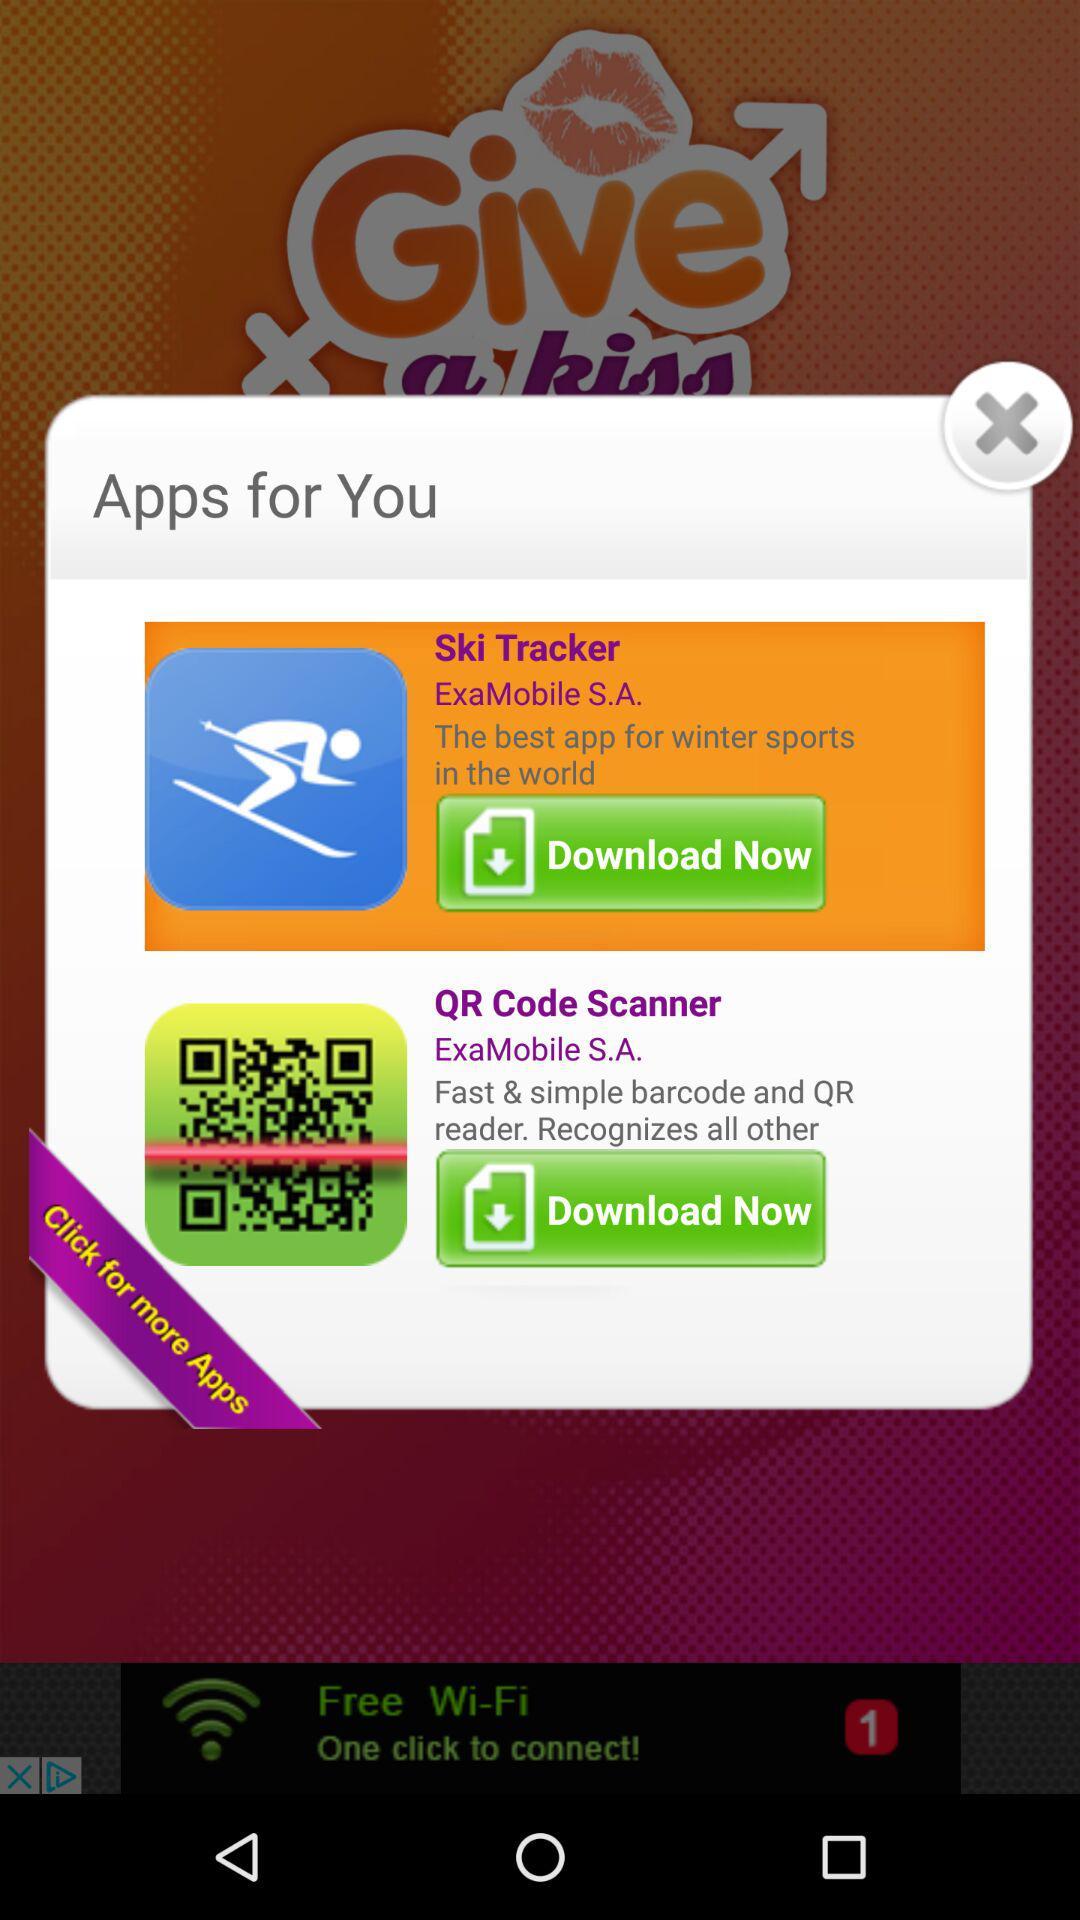  What do you see at coordinates (649, 1108) in the screenshot?
I see `the app below the examobile s.a. app` at bounding box center [649, 1108].